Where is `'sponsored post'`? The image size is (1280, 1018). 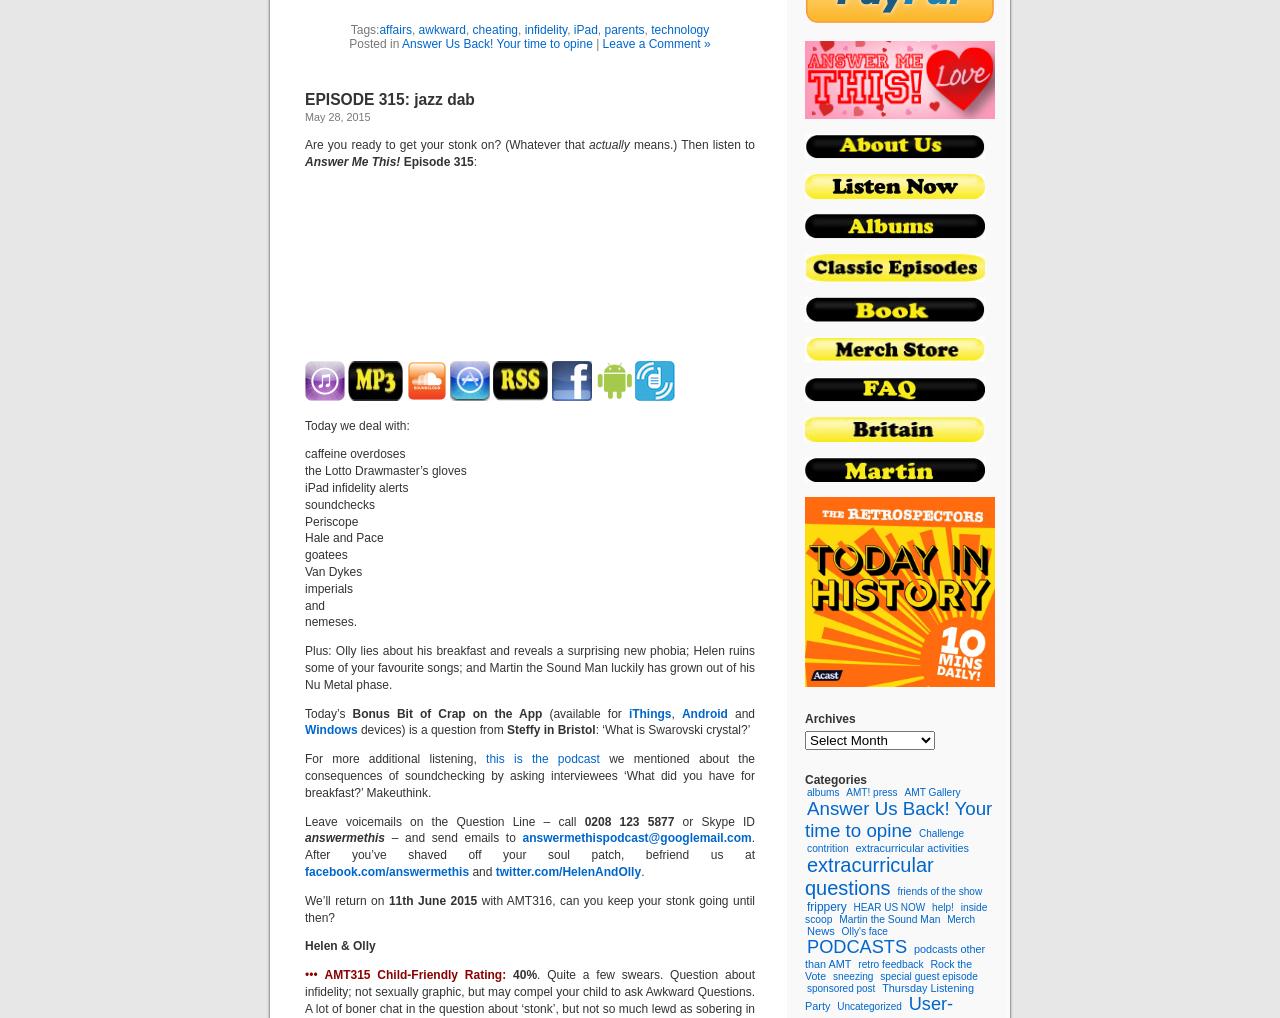
'sponsored post' is located at coordinates (840, 987).